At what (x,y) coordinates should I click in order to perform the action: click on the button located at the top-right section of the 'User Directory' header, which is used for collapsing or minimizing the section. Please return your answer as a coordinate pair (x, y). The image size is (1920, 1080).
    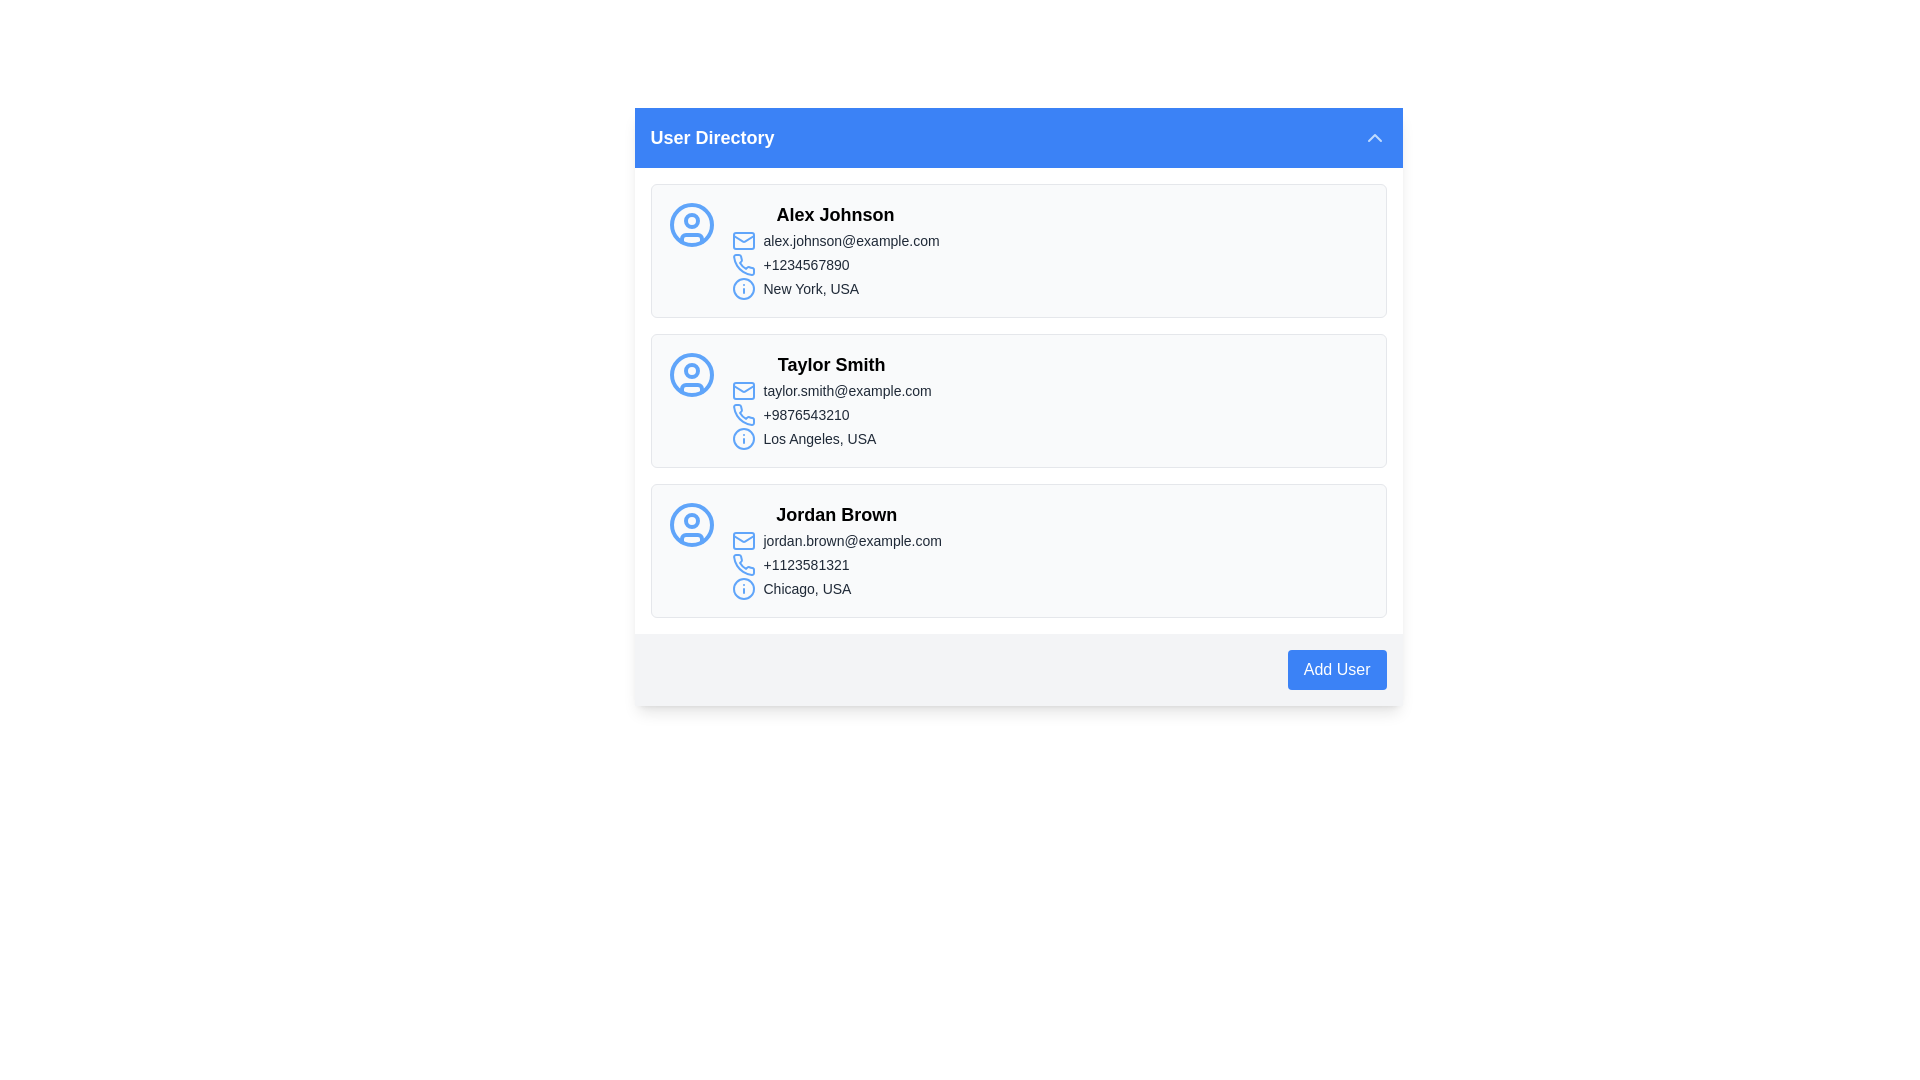
    Looking at the image, I should click on (1373, 137).